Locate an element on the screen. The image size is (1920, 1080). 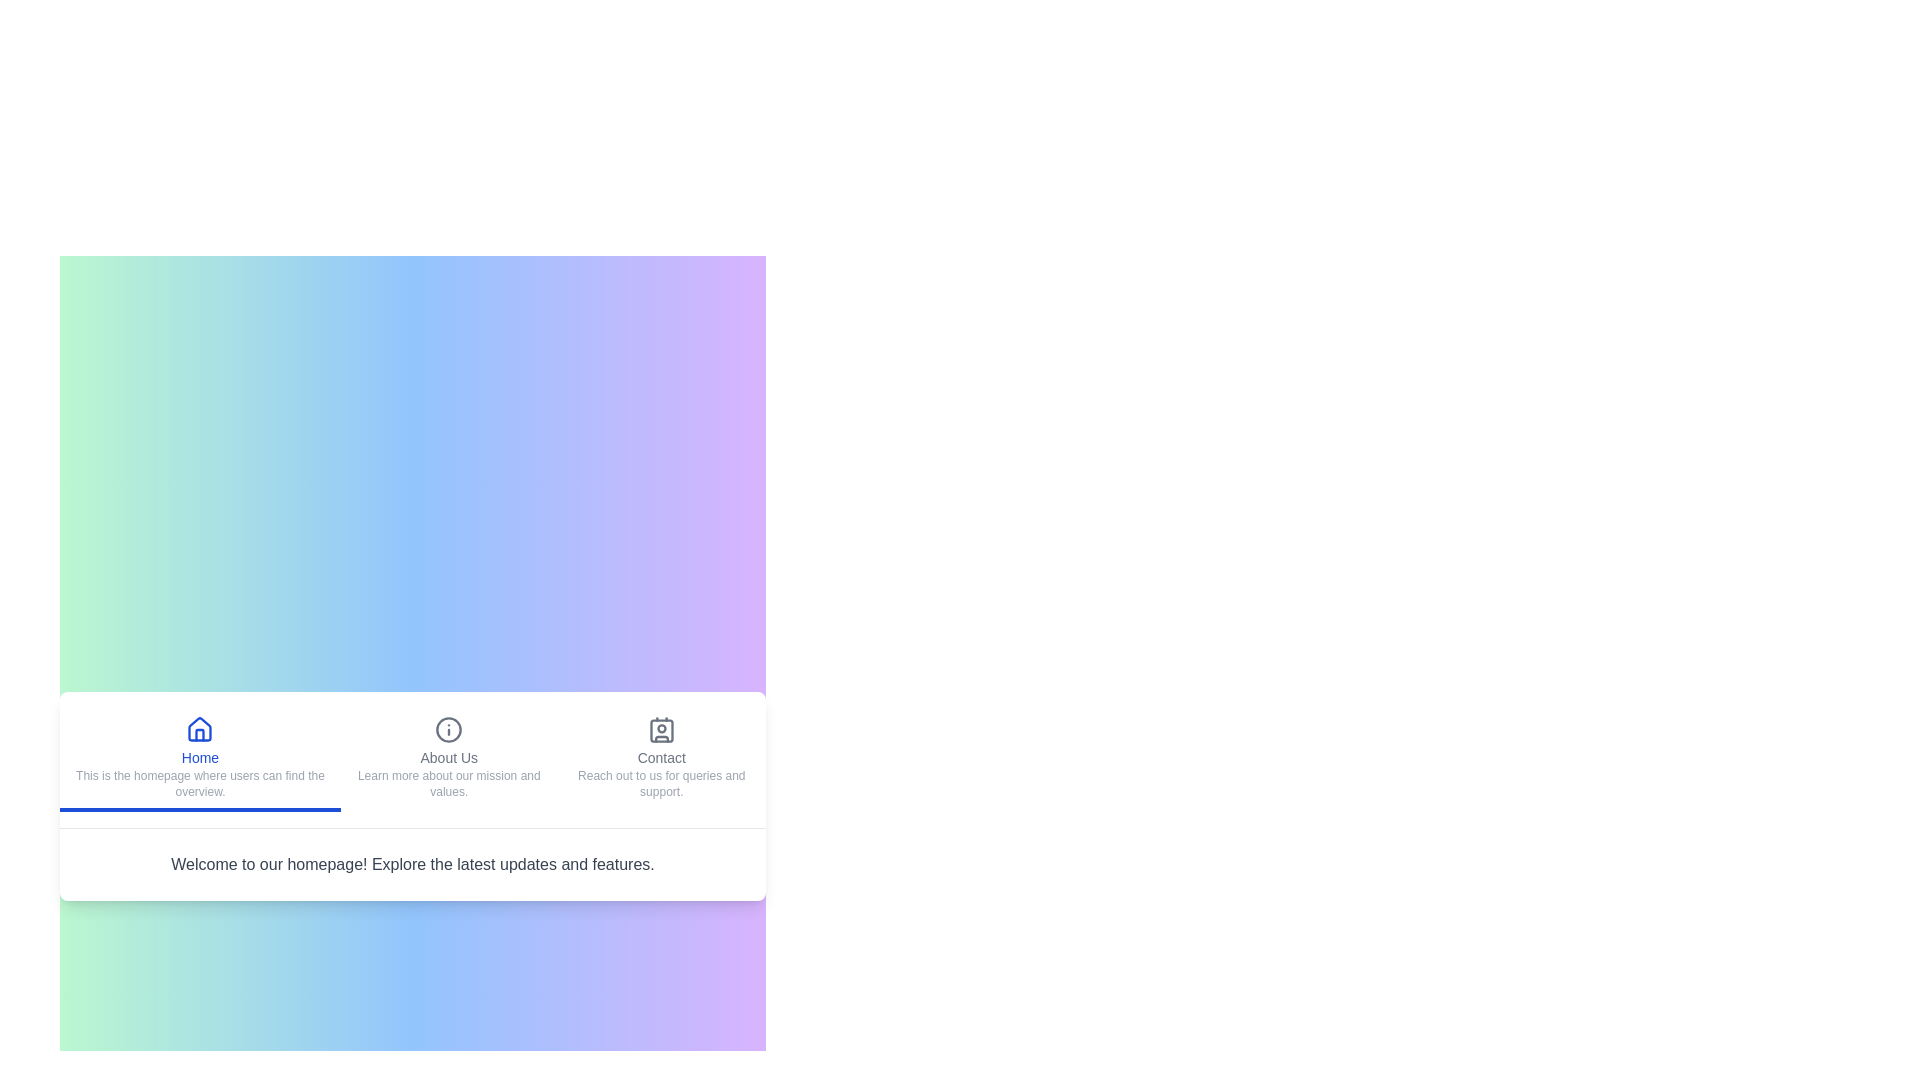
the Home tab to navigate to its content is located at coordinates (200, 759).